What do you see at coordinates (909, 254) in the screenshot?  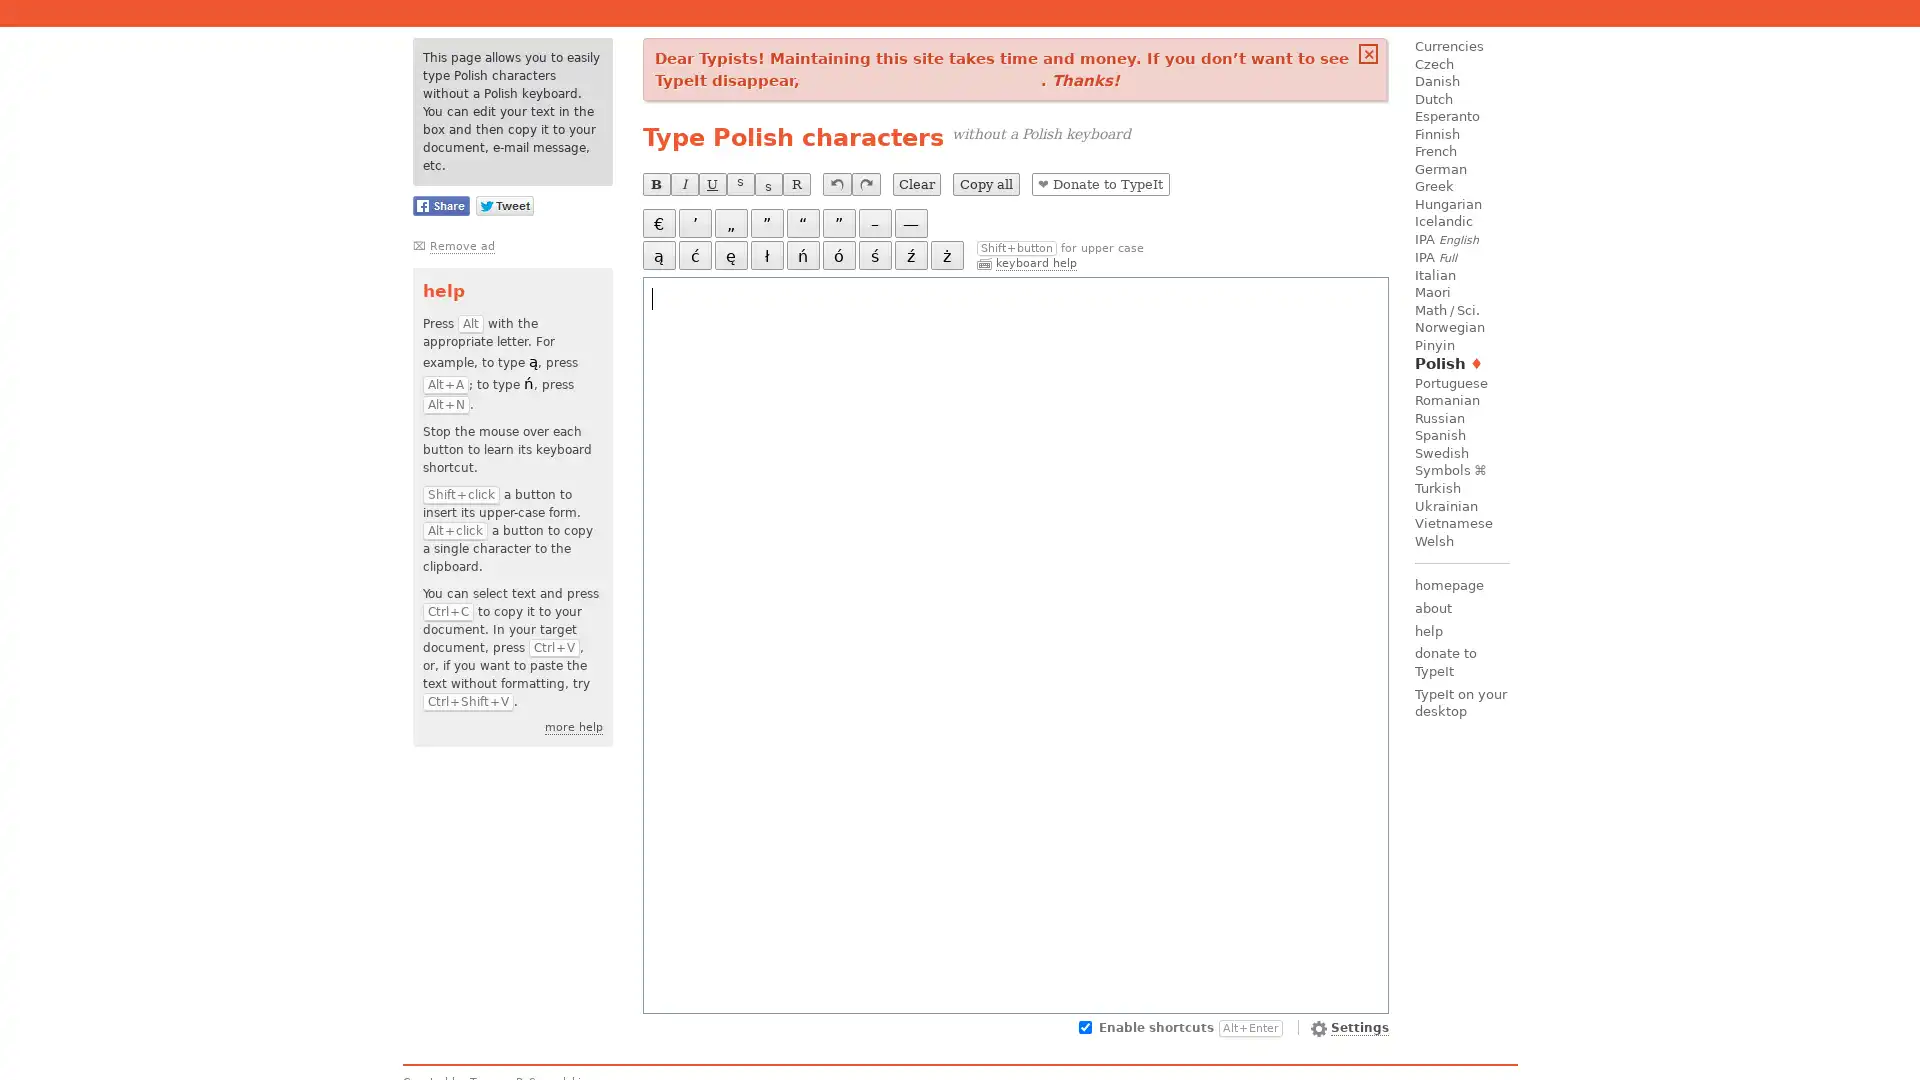 I see `z` at bounding box center [909, 254].